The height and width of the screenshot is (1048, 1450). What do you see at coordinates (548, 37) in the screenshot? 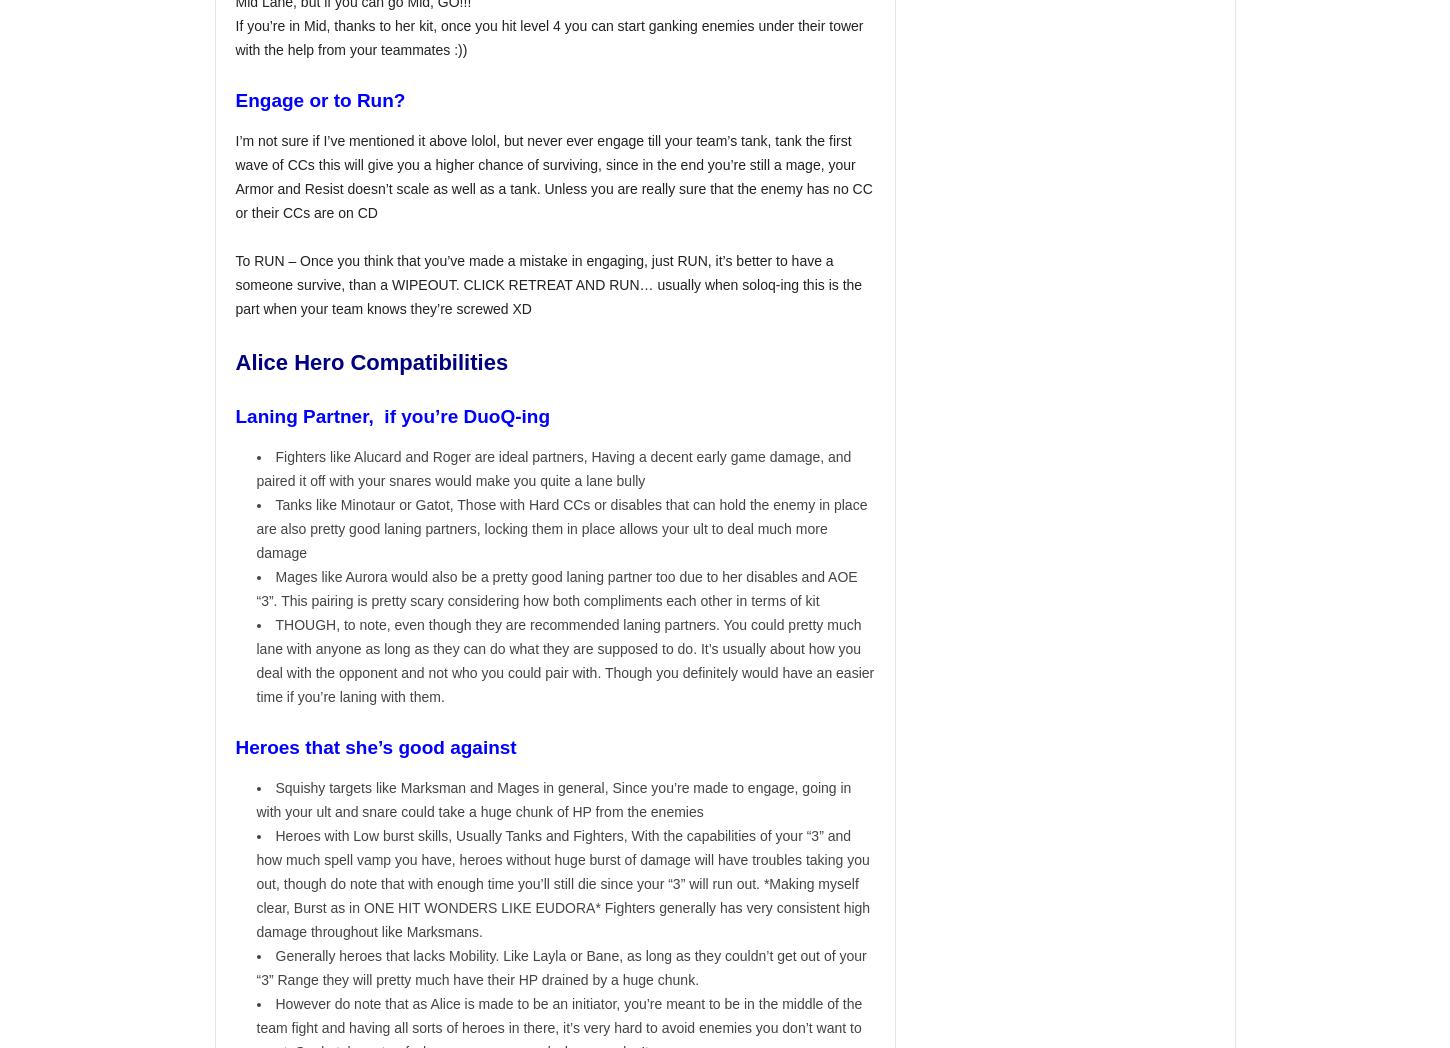
I see `'If you’re in Mid, thanks to her kit, once you hit level 4 you can start ganking enemies under their tower with the help from your teammates :))'` at bounding box center [548, 37].